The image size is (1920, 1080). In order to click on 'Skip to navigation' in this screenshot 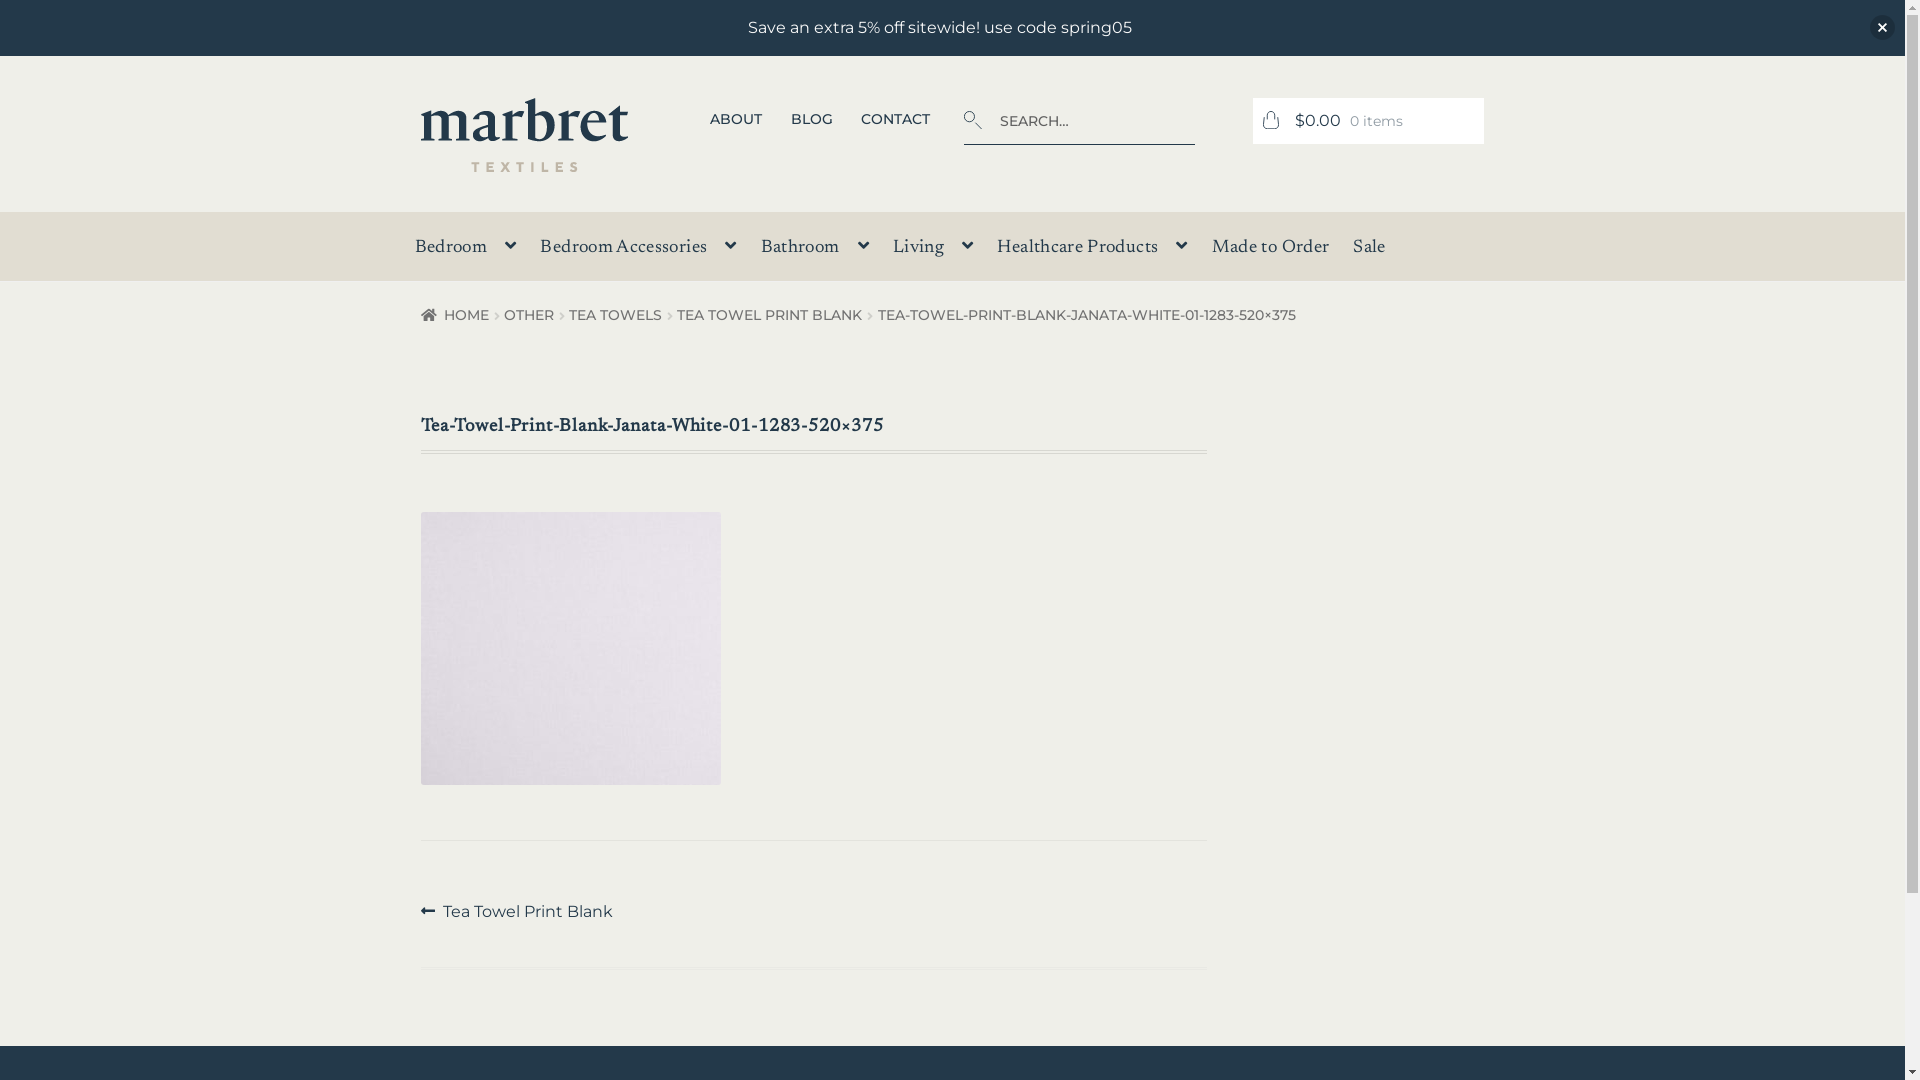, I will do `click(419, 97)`.